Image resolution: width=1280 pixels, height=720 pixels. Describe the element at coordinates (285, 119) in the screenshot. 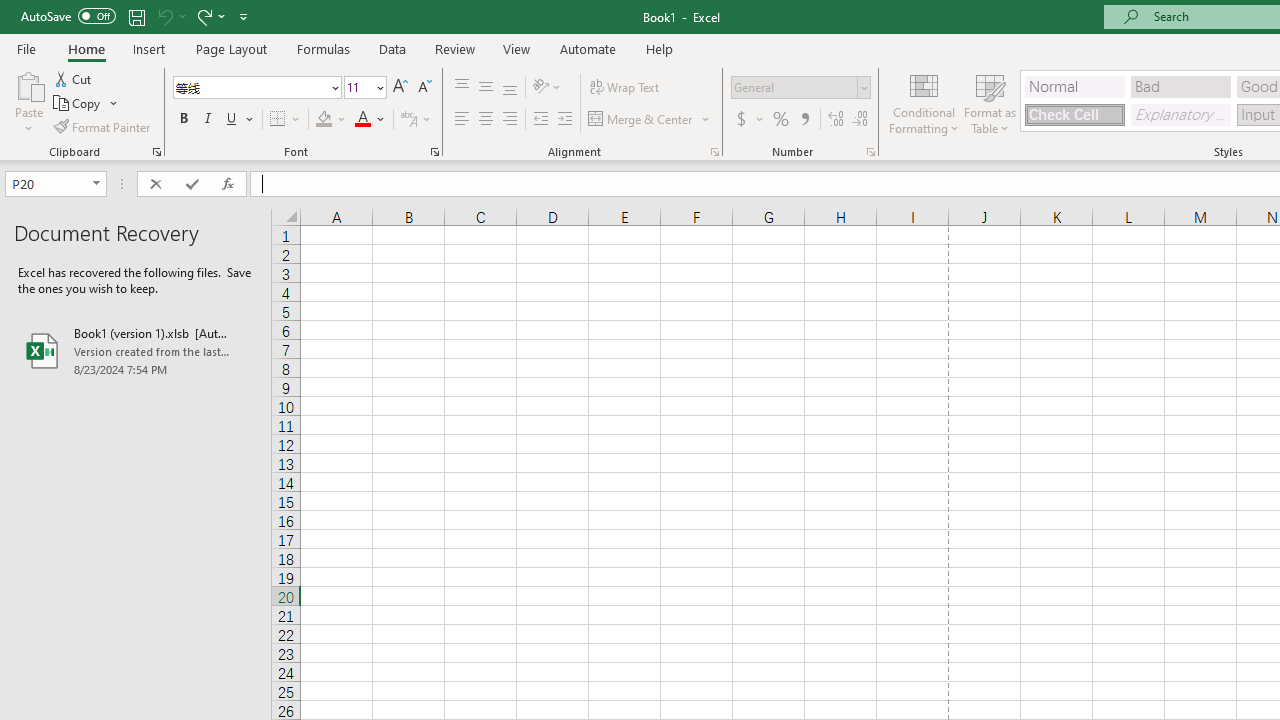

I see `'Borders'` at that location.